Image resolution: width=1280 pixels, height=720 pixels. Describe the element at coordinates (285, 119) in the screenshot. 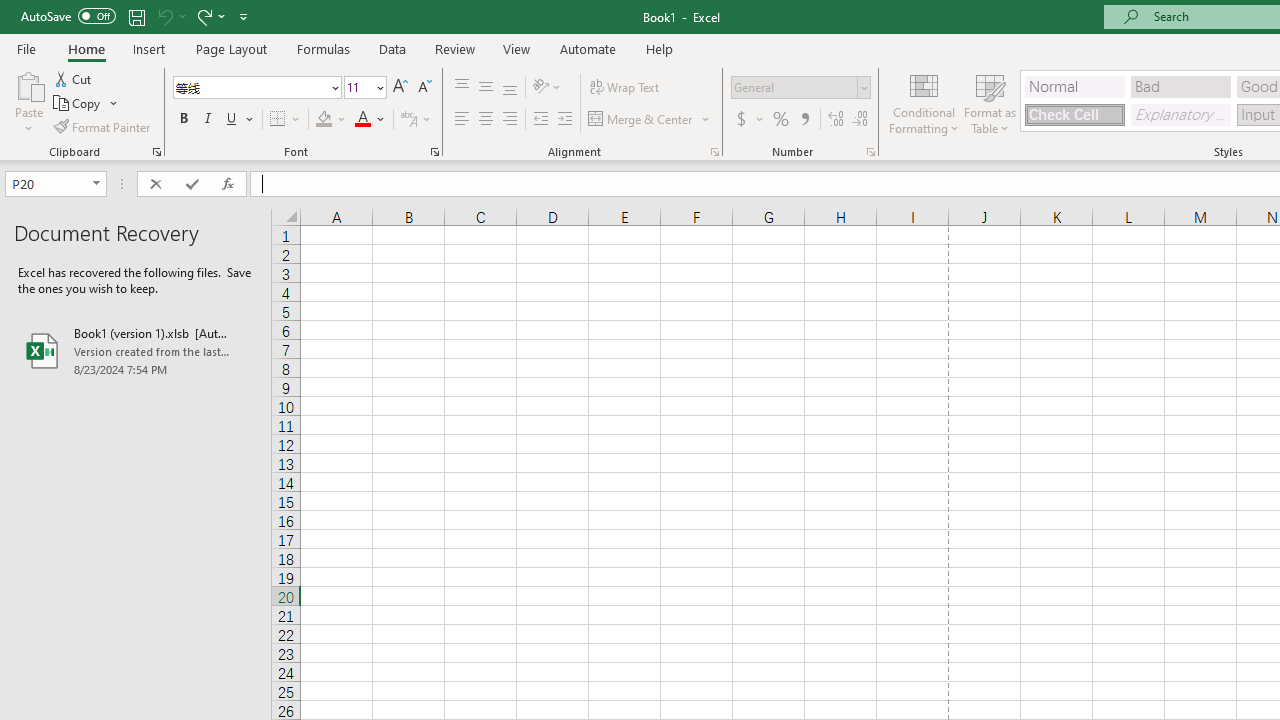

I see `'Borders'` at that location.